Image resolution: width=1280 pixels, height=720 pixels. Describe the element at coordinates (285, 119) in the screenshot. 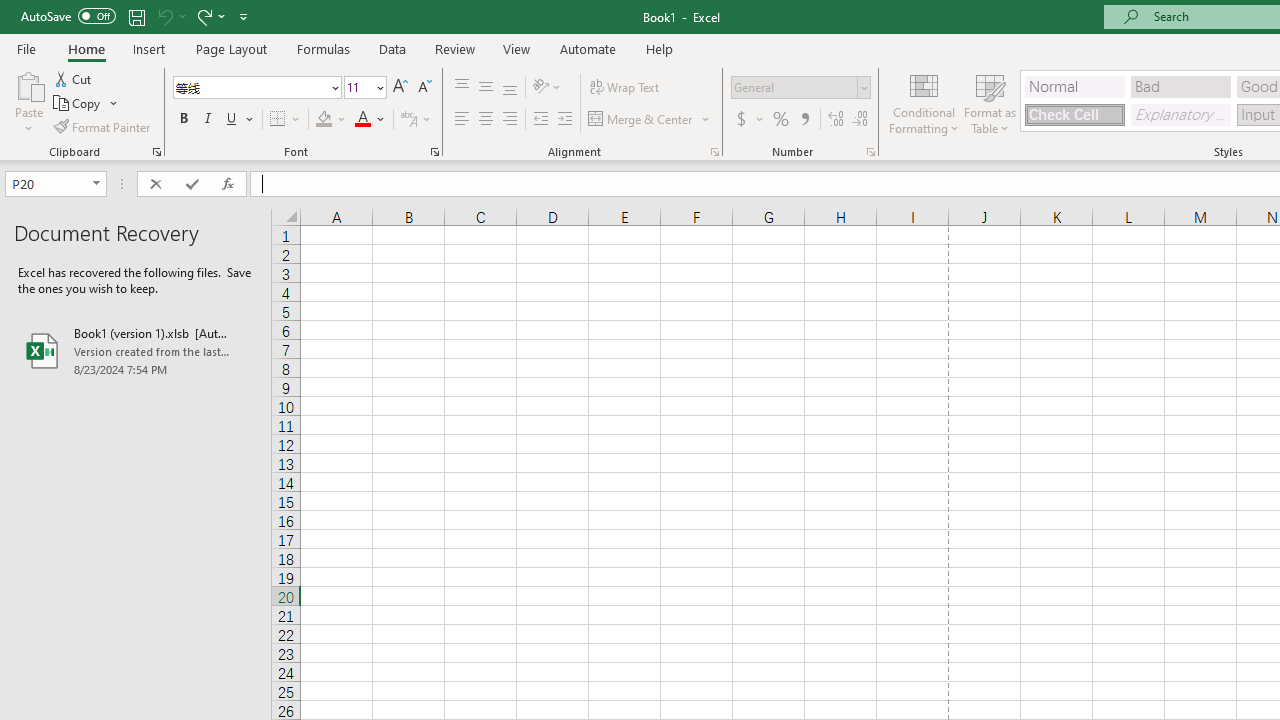

I see `'Borders'` at that location.